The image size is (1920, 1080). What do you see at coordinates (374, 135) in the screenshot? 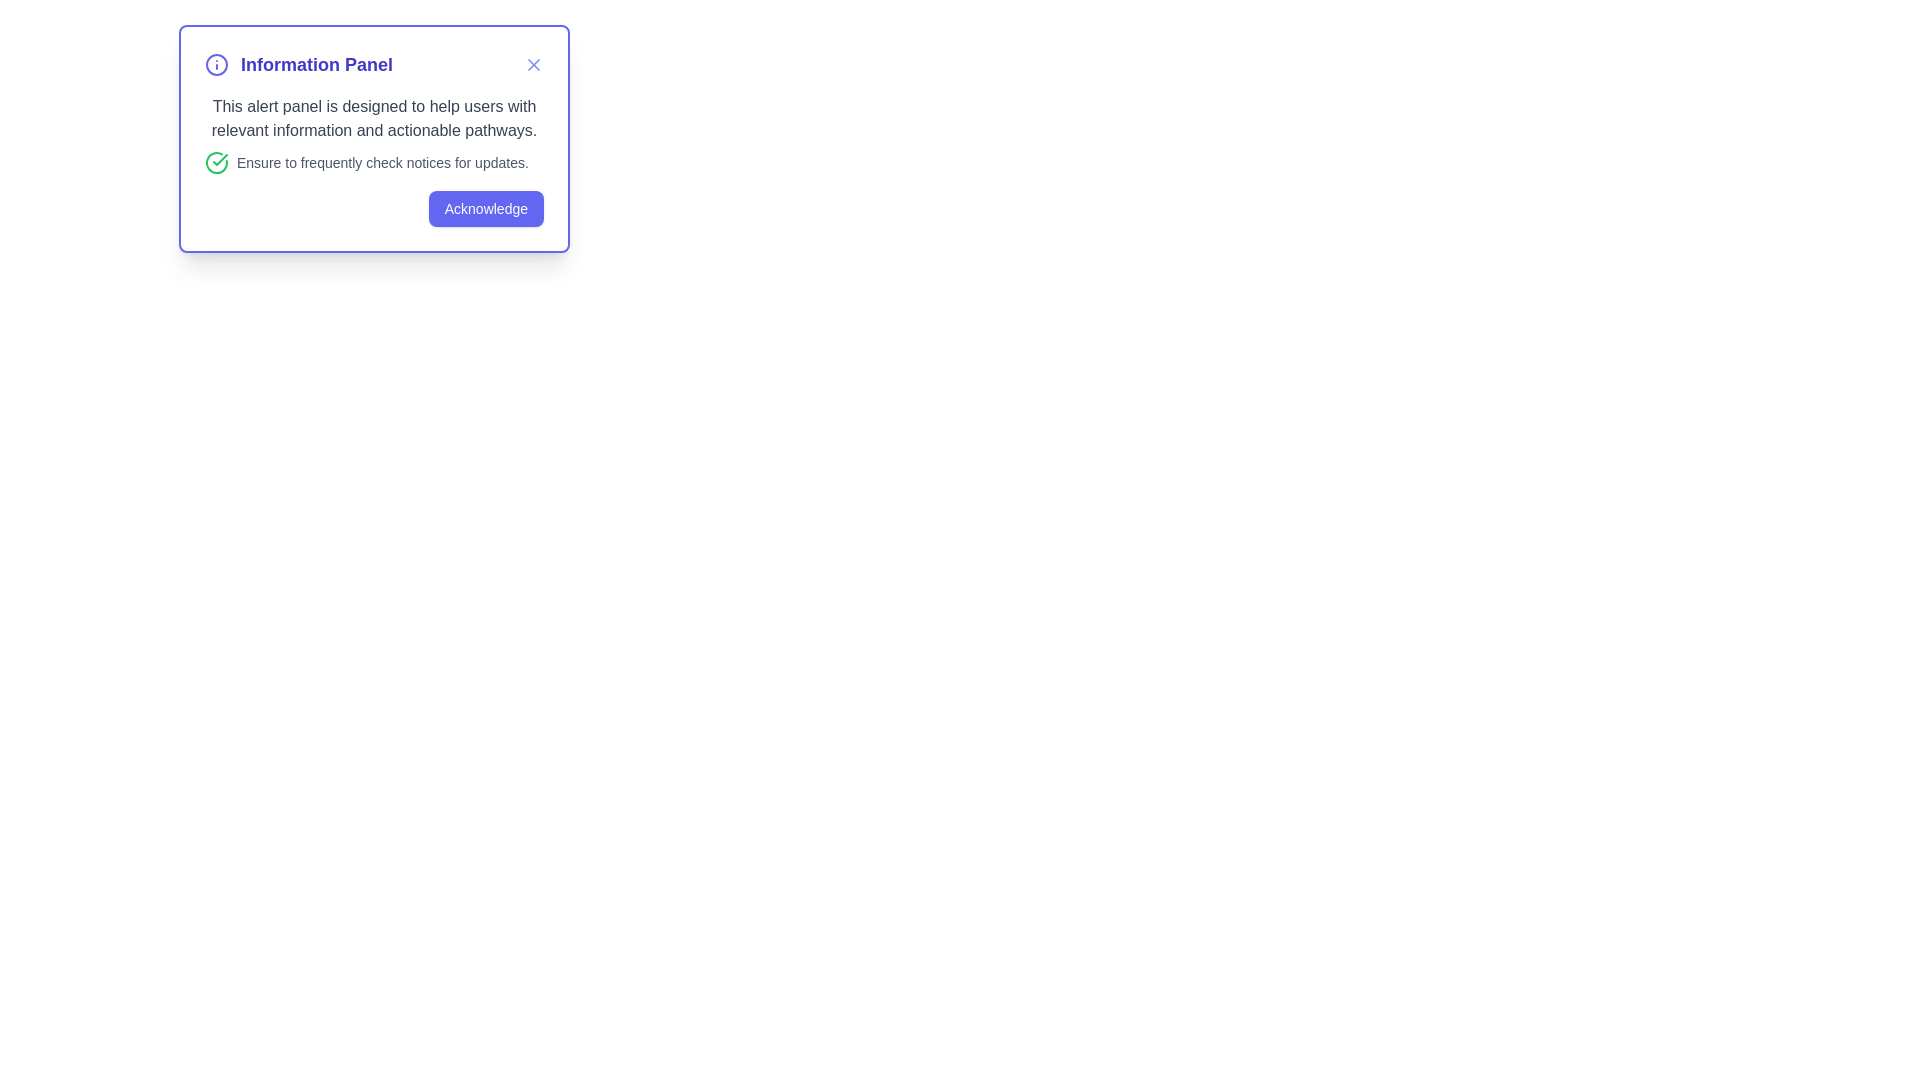
I see `the informational text block located in the alert panel below the 'Information Panel' title` at bounding box center [374, 135].